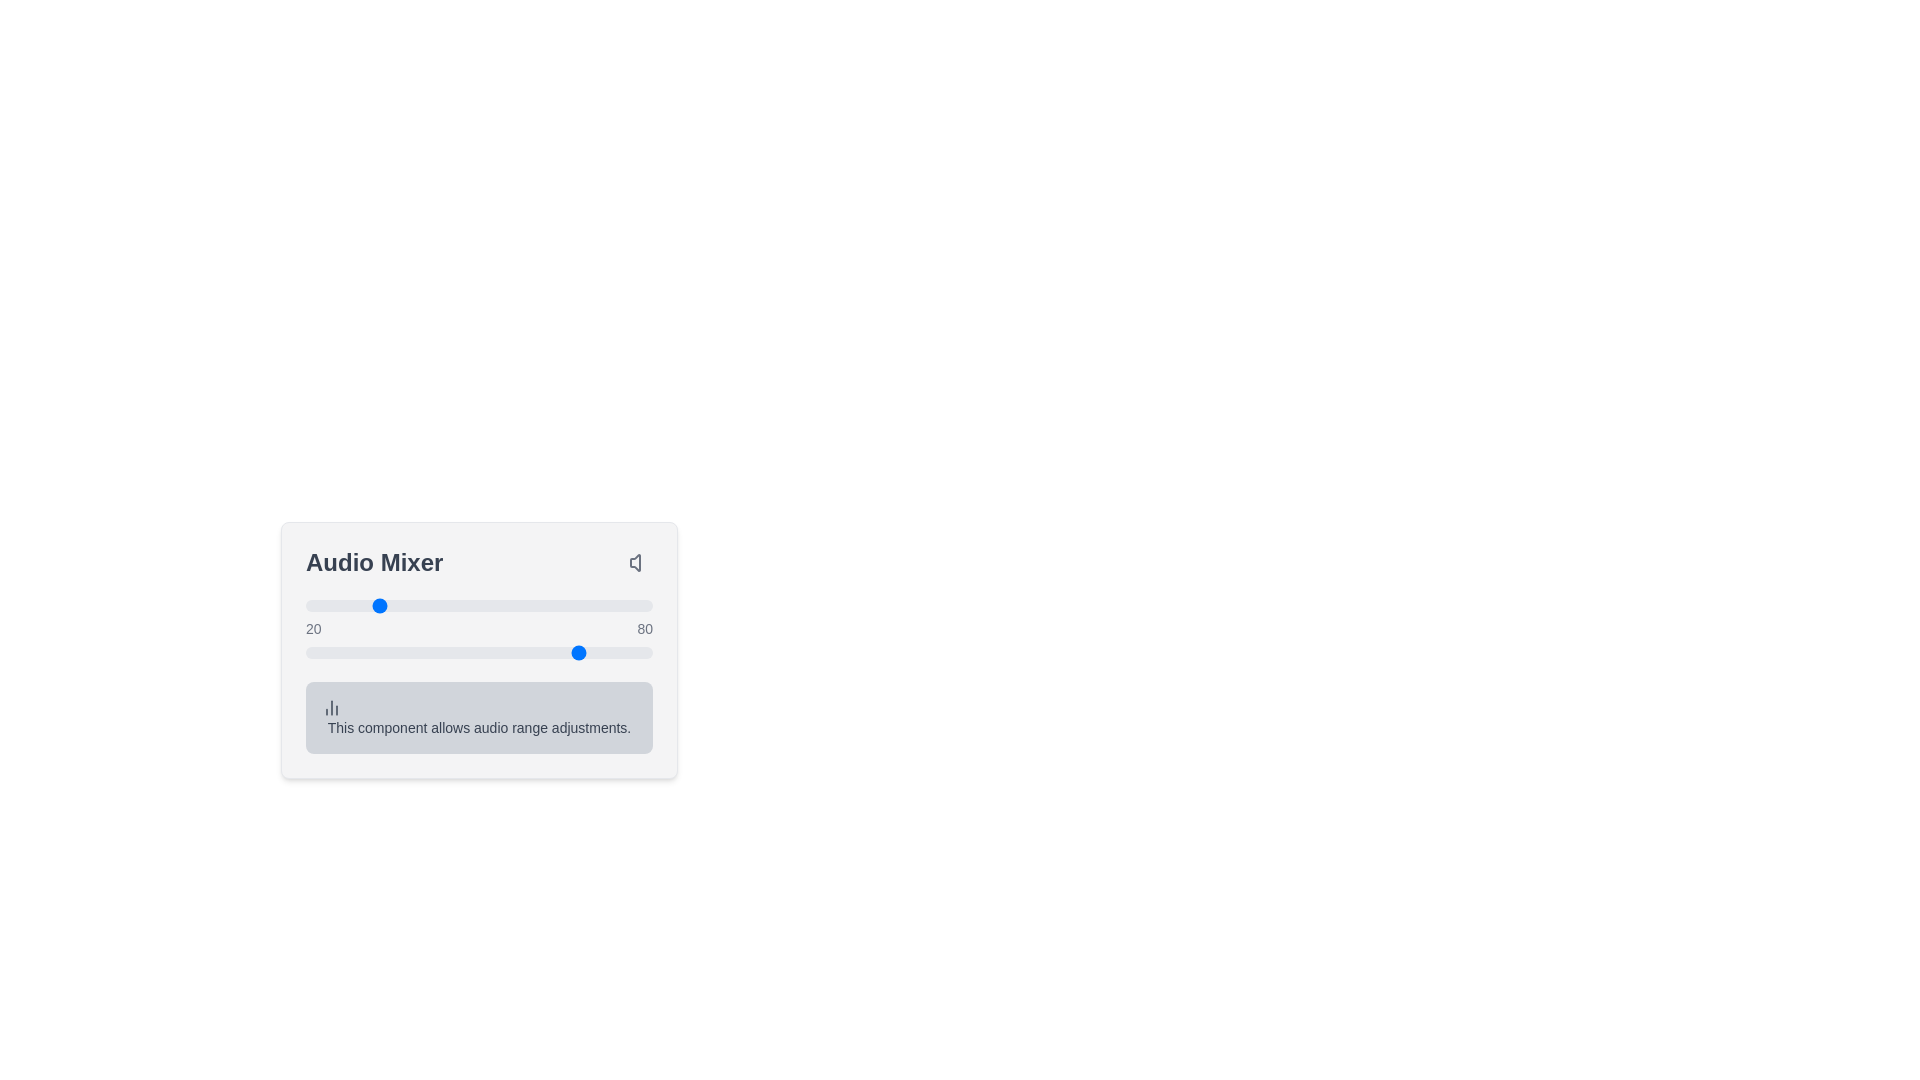 The width and height of the screenshot is (1920, 1080). I want to click on the static text label that indicates numeric values for the first slider in the 'Audio Mixer' section, positioned between the numbers '20' and '80', so click(478, 630).